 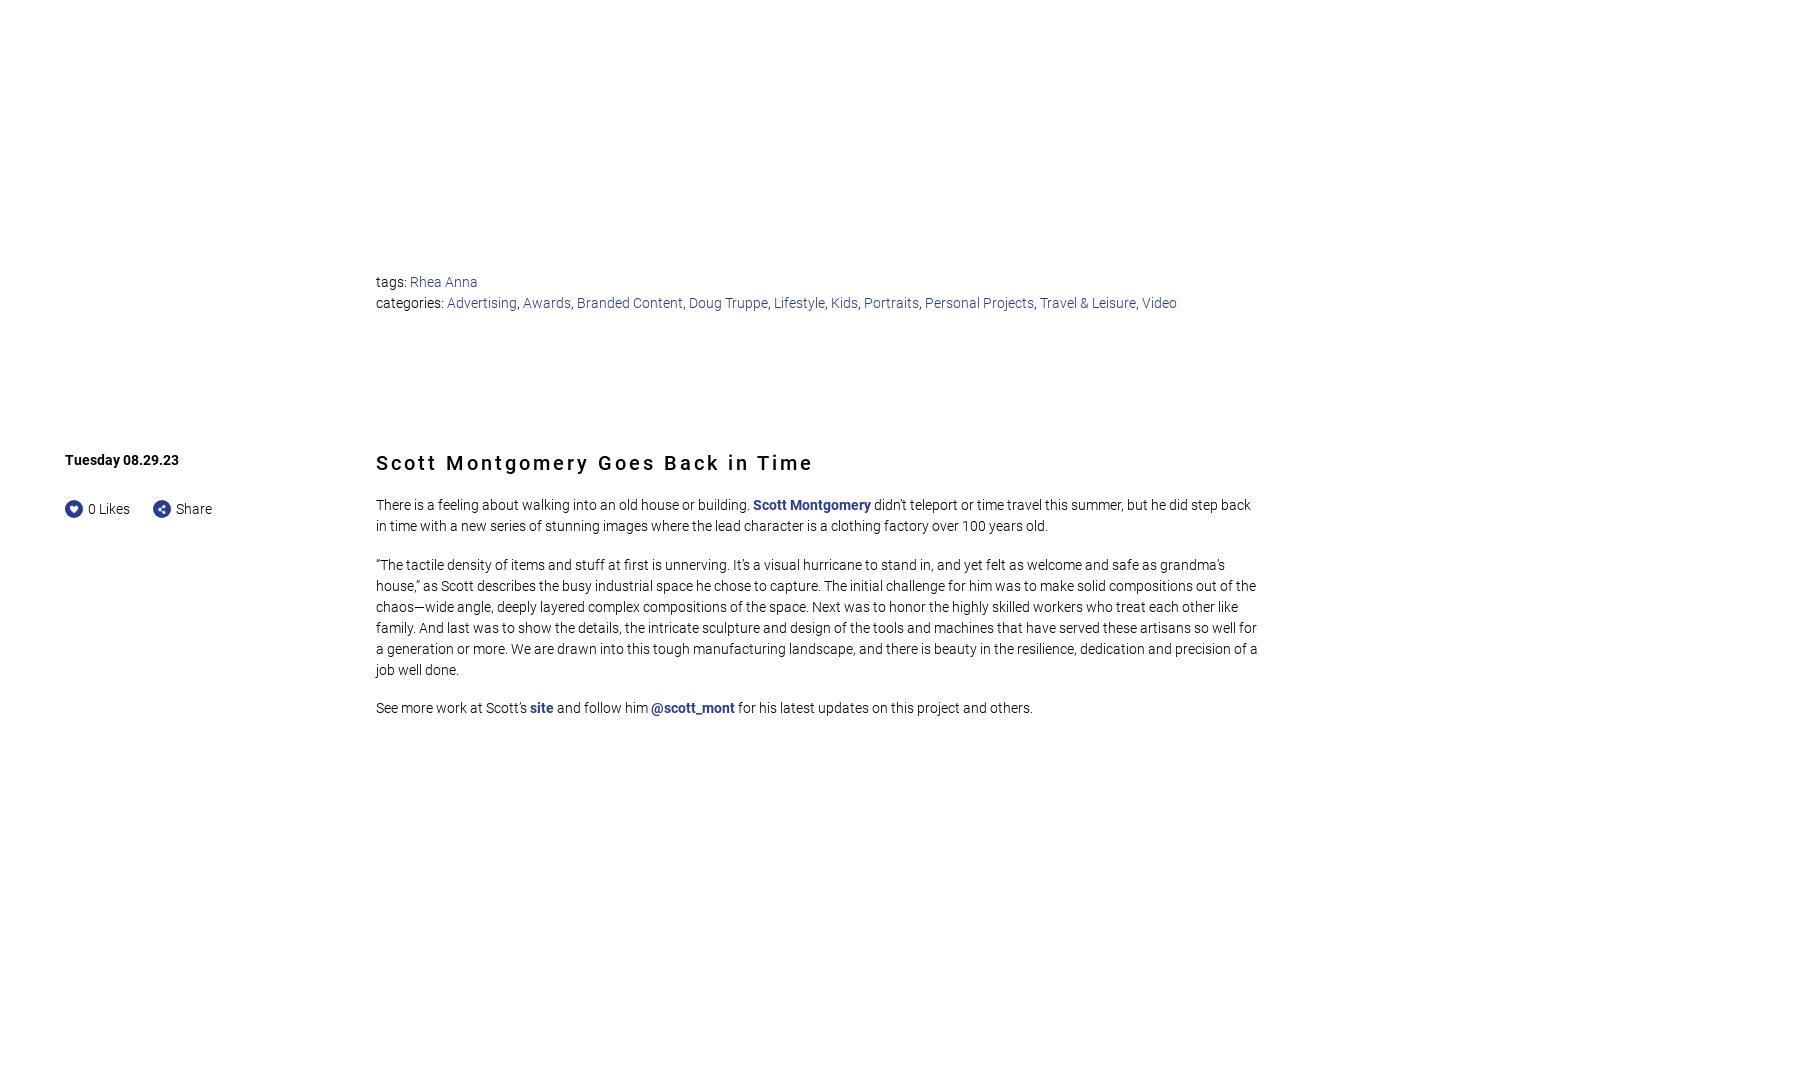 I want to click on 'Rhea Anna', so click(x=409, y=281).